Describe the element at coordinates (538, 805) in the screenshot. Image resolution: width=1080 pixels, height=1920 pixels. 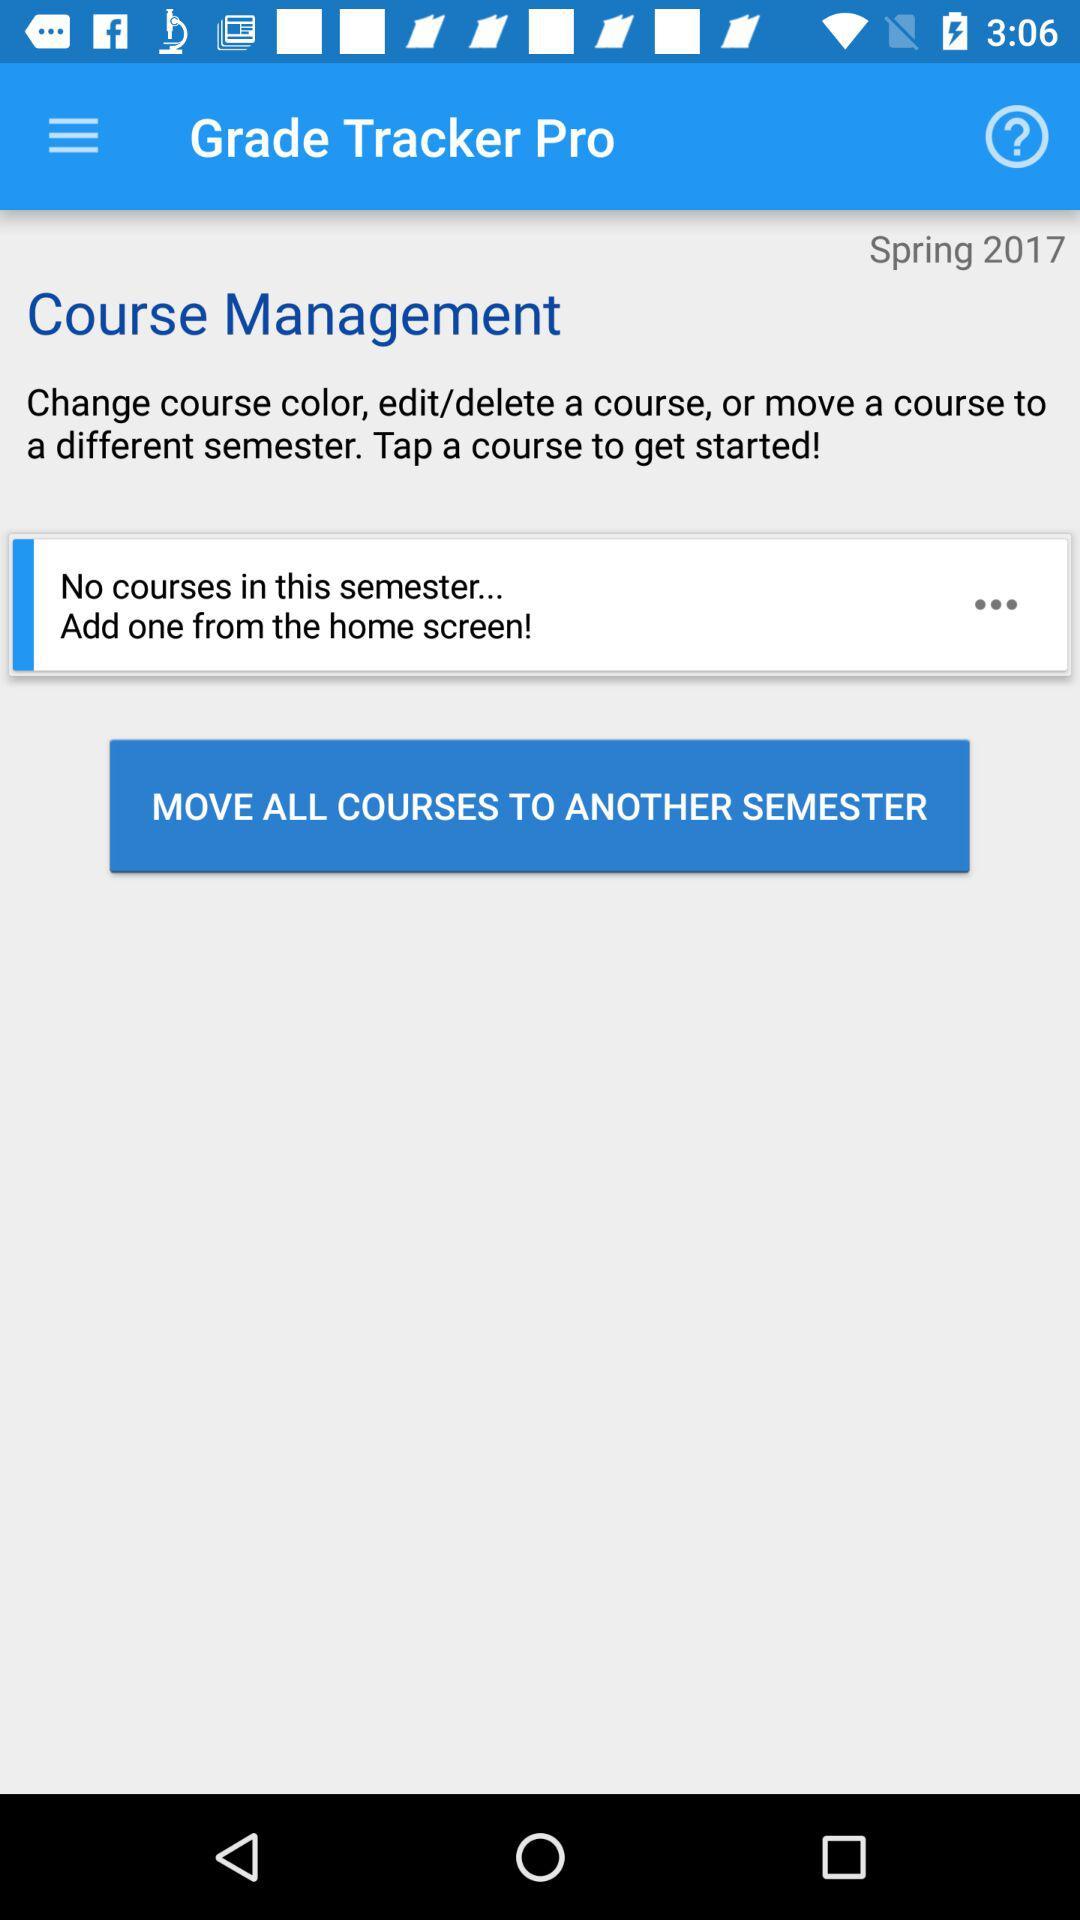
I see `move all courses` at that location.